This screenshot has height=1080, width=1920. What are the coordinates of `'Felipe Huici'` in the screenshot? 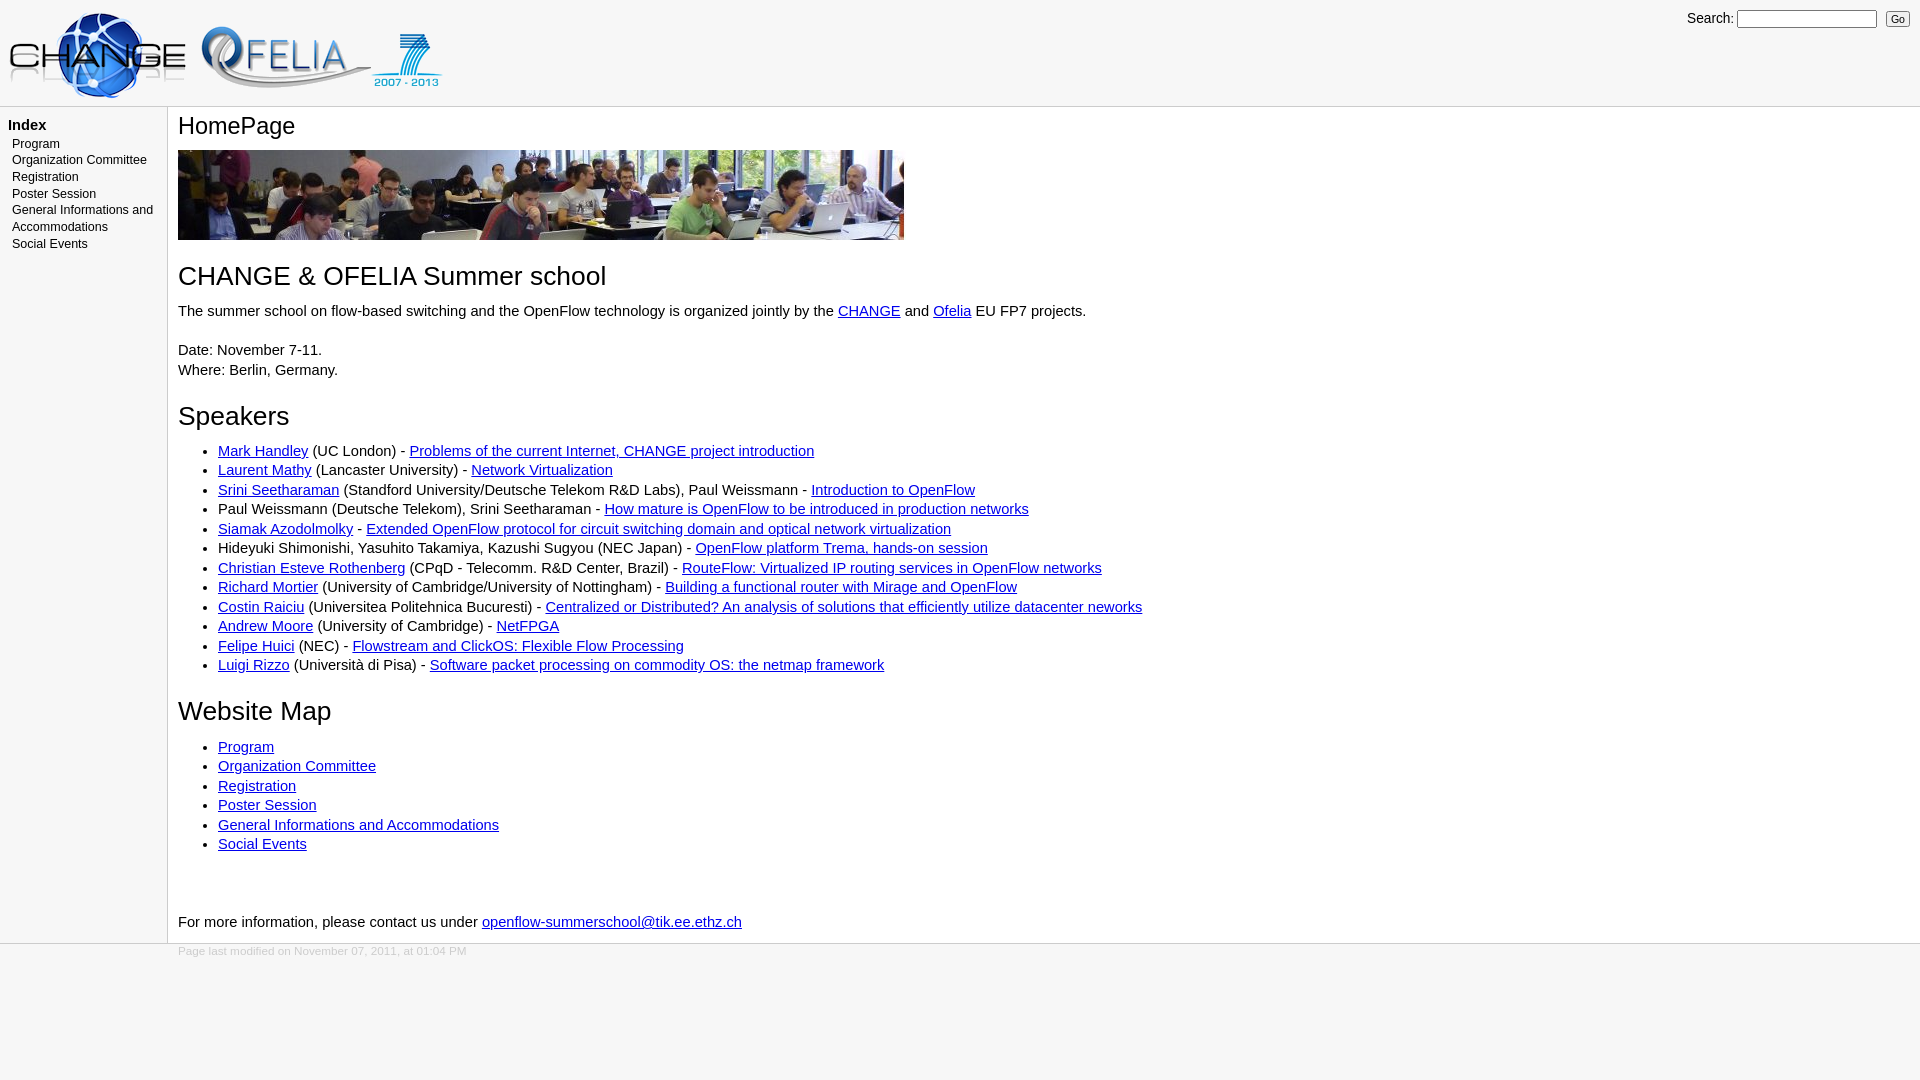 It's located at (255, 645).